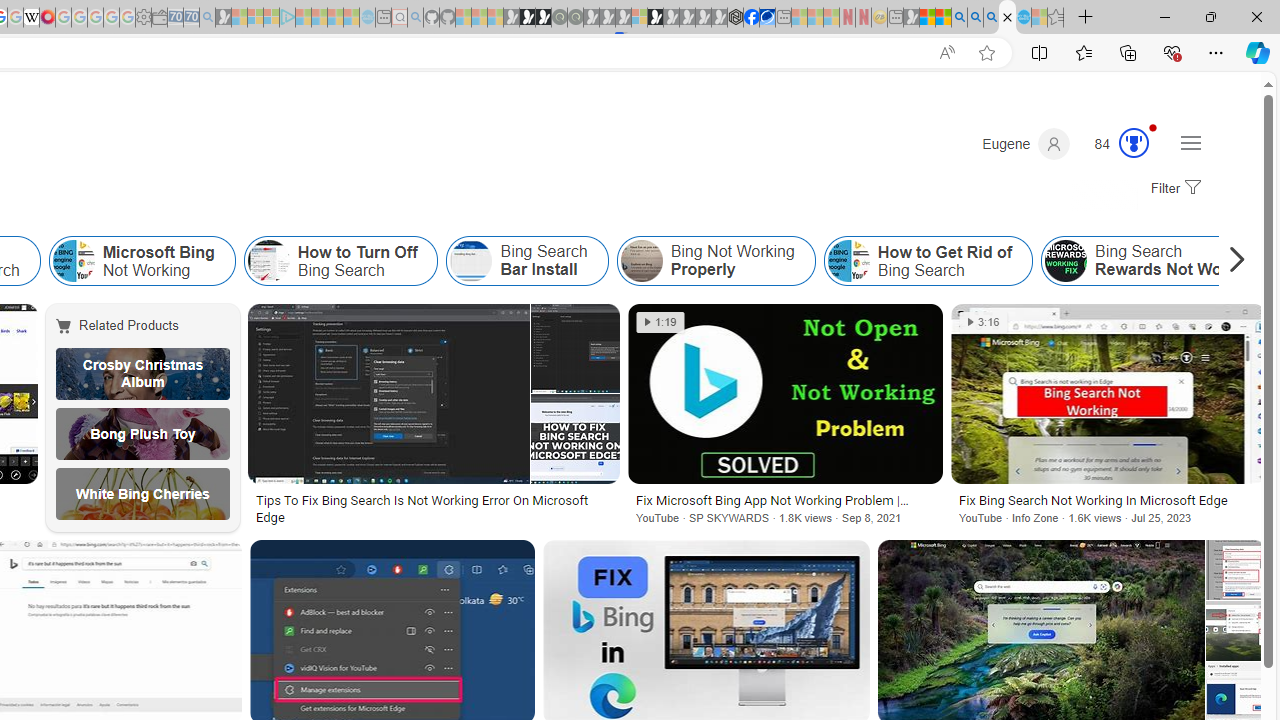  I want to click on 'Microsoft Bing Not Working', so click(141, 260).